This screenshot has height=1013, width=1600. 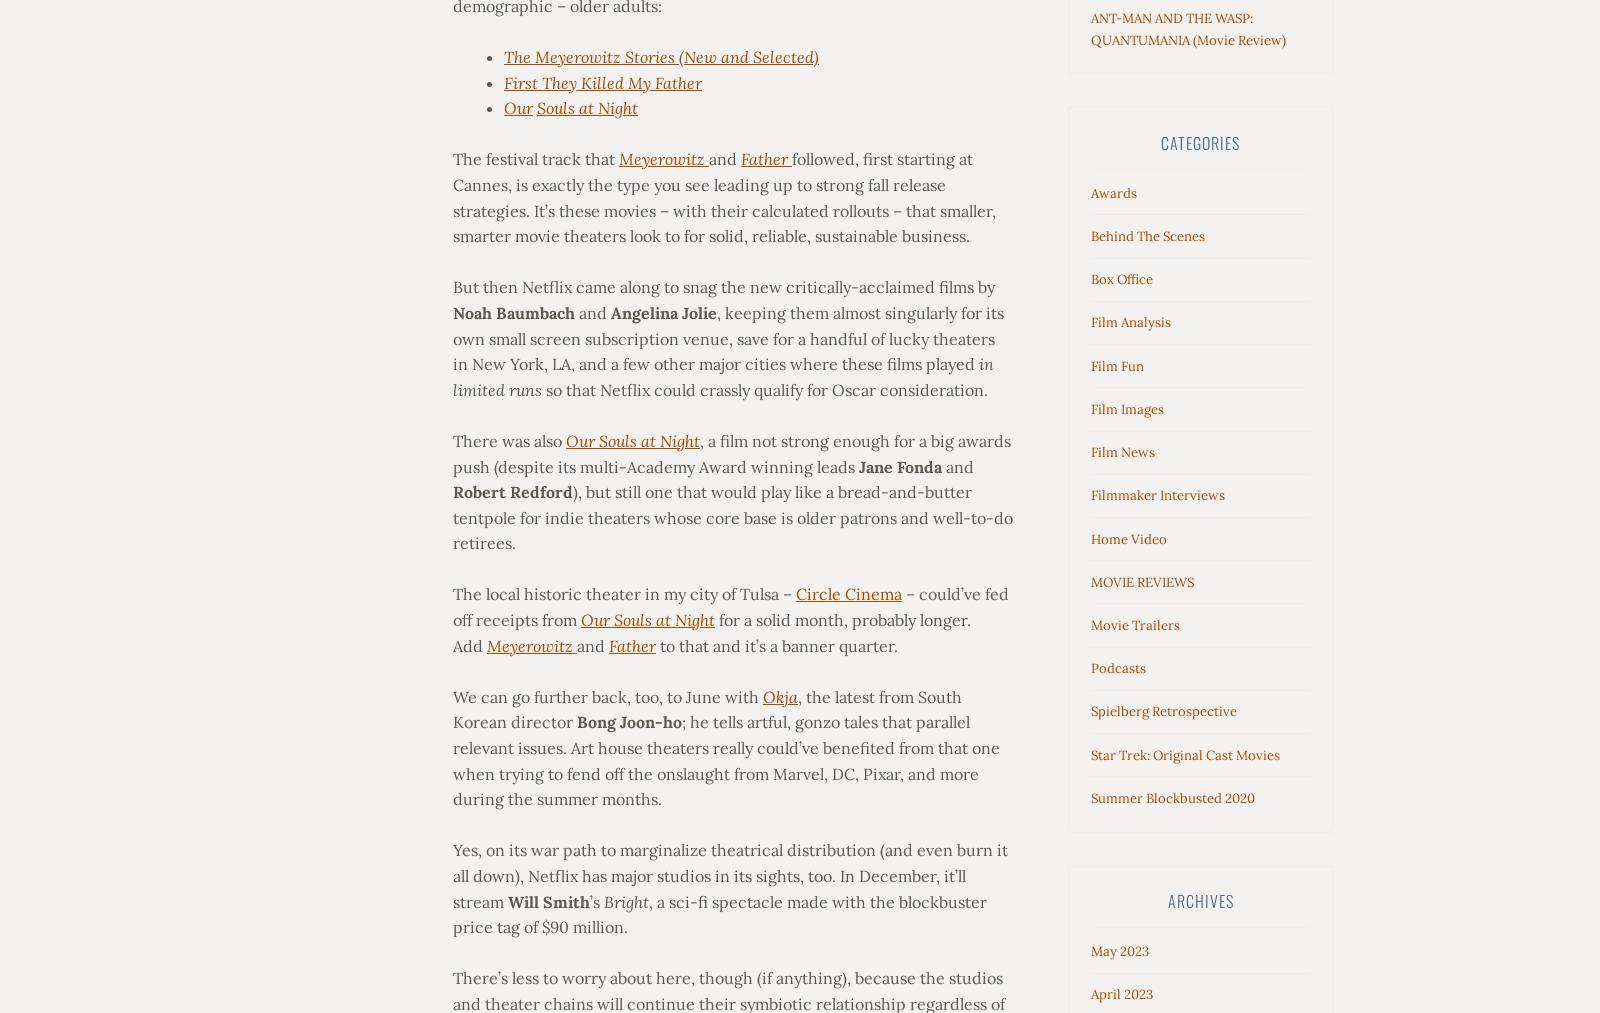 What do you see at coordinates (586, 107) in the screenshot?
I see `'Souls at Night'` at bounding box center [586, 107].